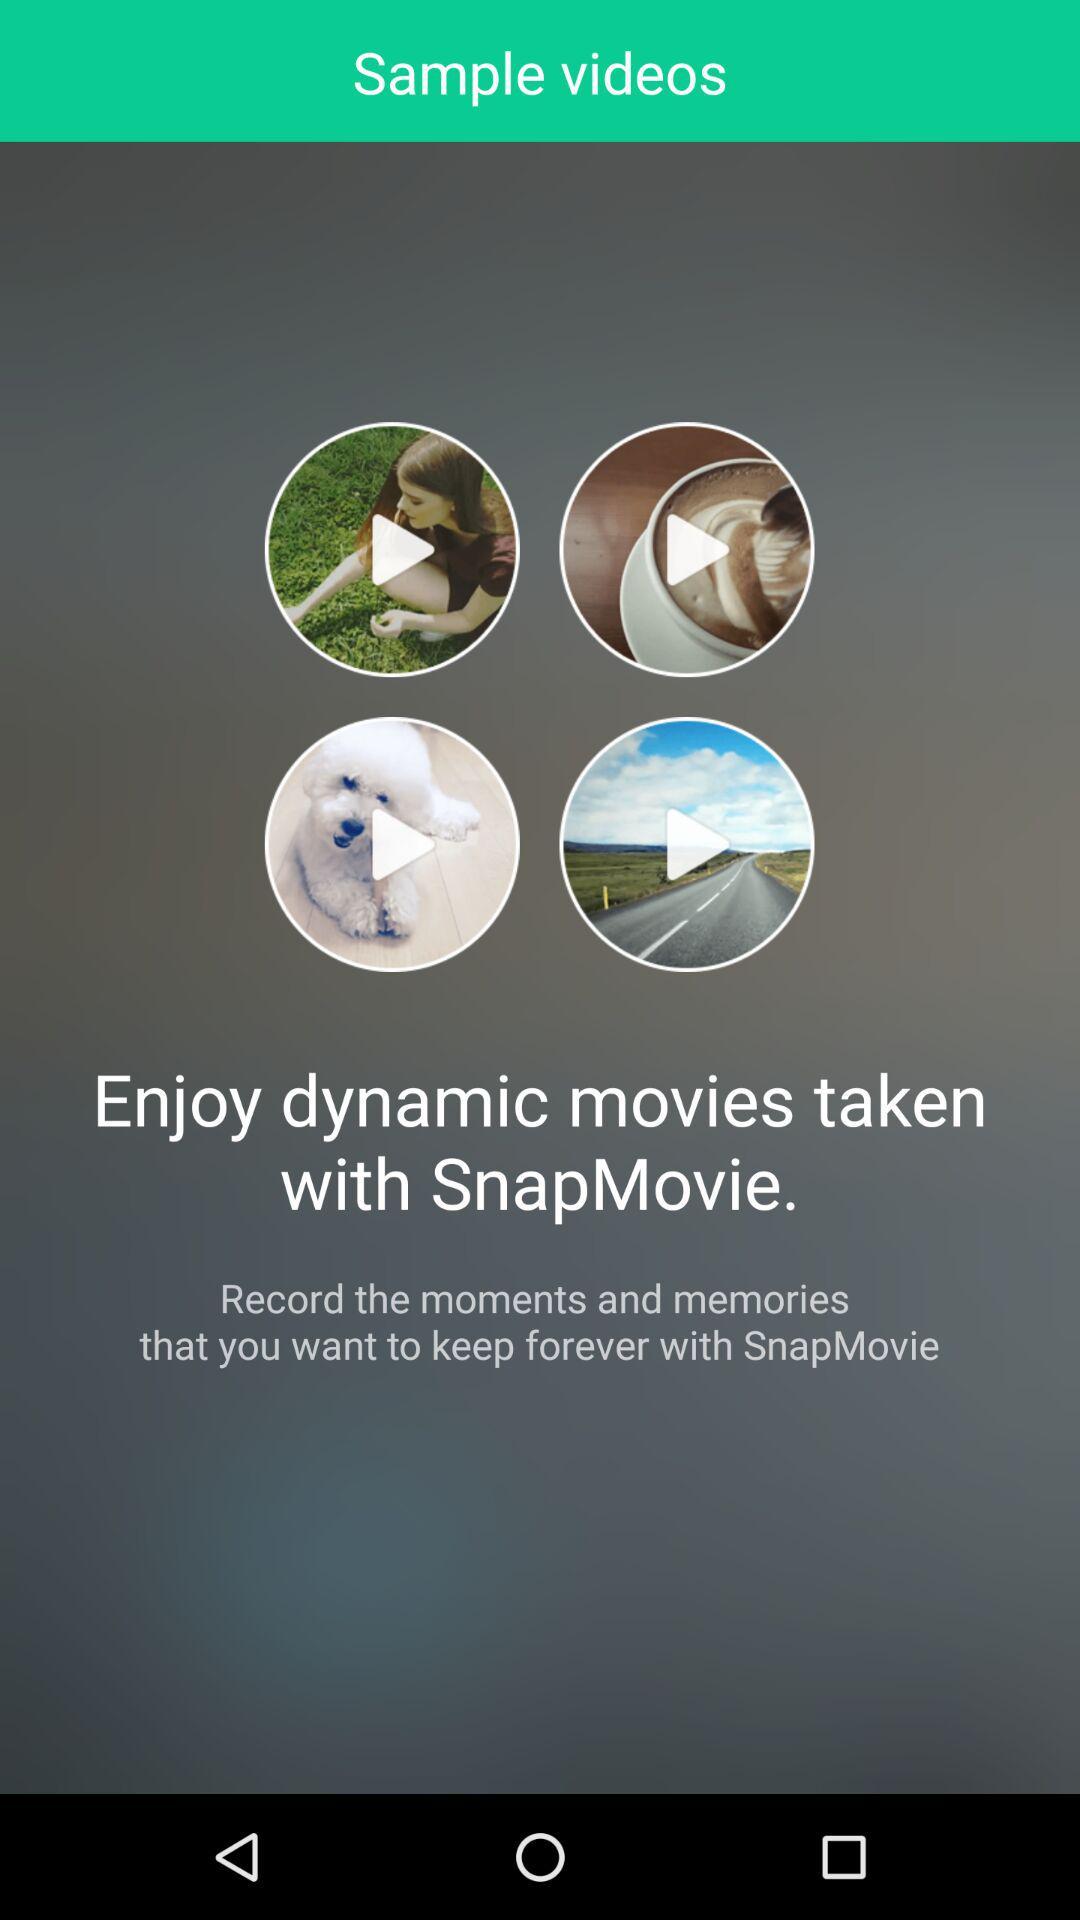 This screenshot has width=1080, height=1920. What do you see at coordinates (392, 844) in the screenshot?
I see `click on dog snapmovie` at bounding box center [392, 844].